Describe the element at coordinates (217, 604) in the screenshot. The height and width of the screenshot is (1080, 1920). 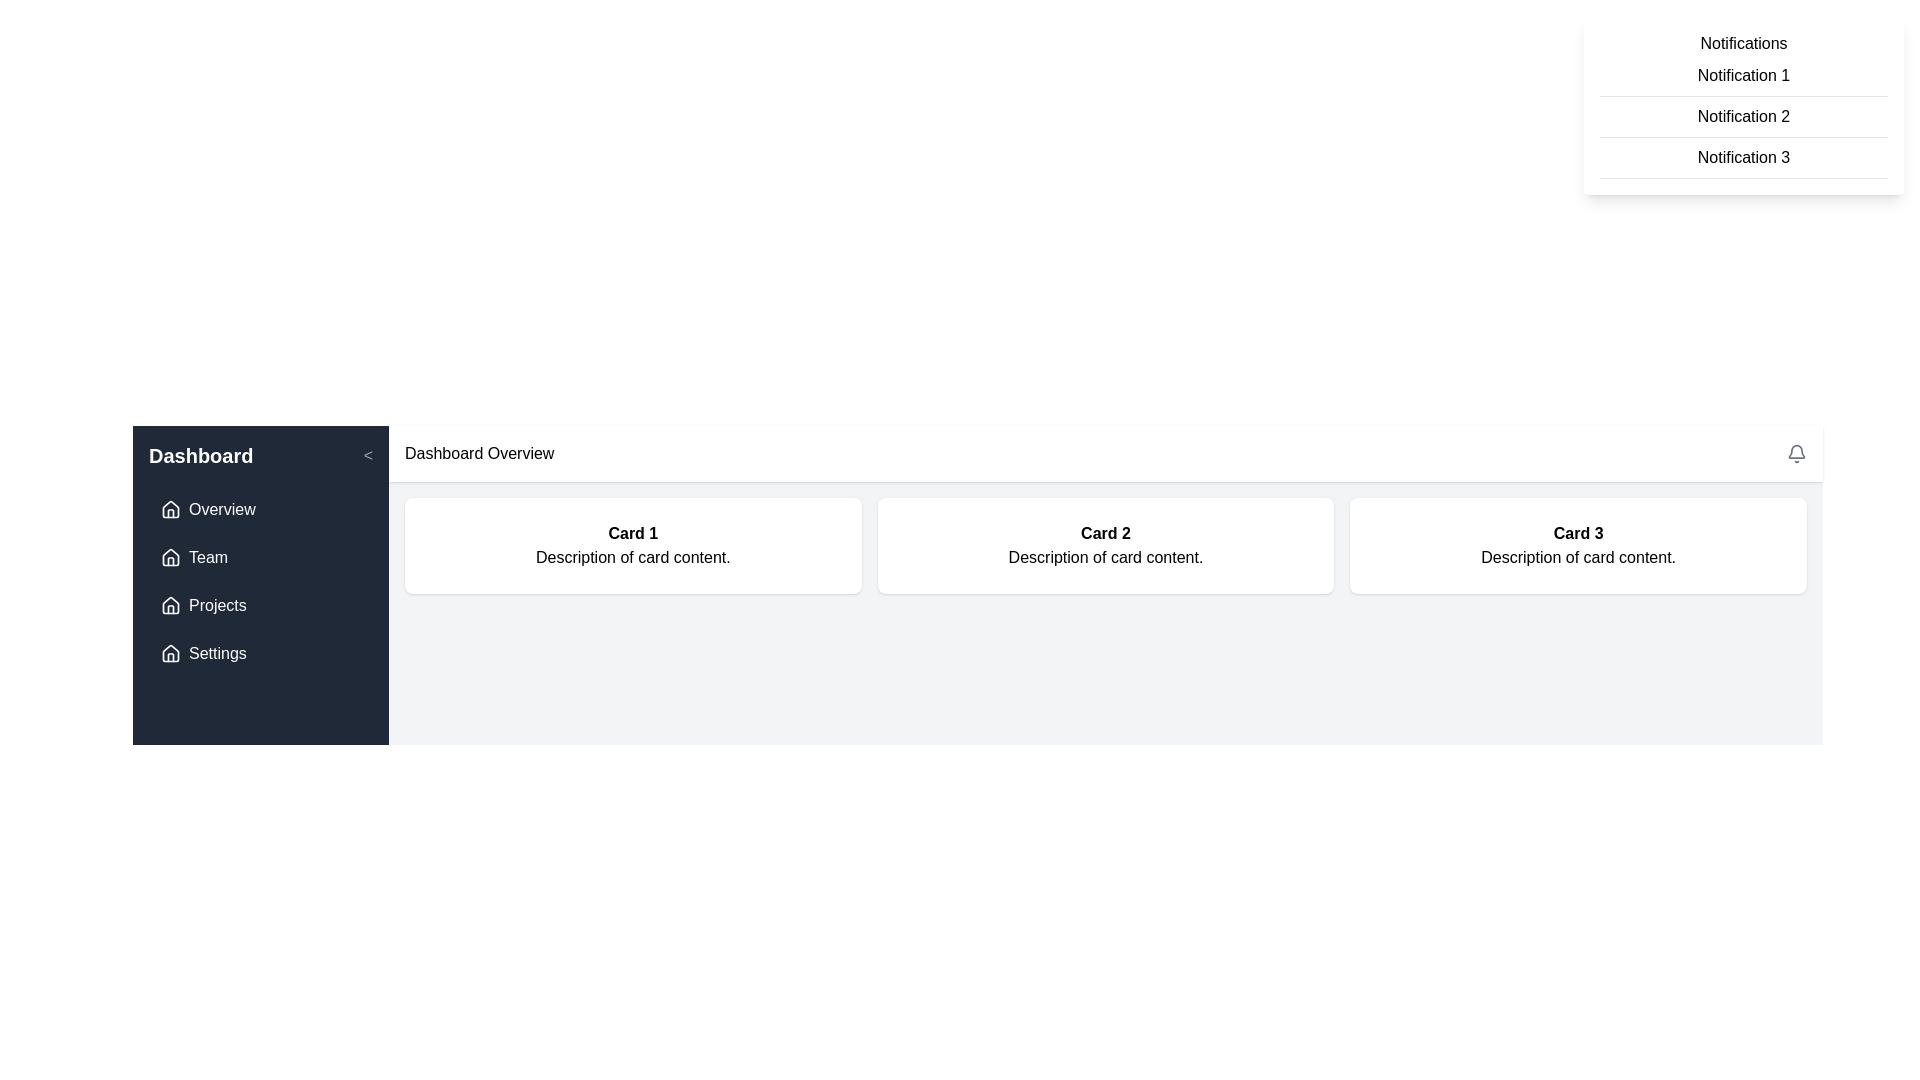
I see `the 'Projects' text label located in the vertical menu on the left sidebar, which is displayed in white text on a dark background, positioned below the 'Team' item and above the 'Settings' item` at that location.